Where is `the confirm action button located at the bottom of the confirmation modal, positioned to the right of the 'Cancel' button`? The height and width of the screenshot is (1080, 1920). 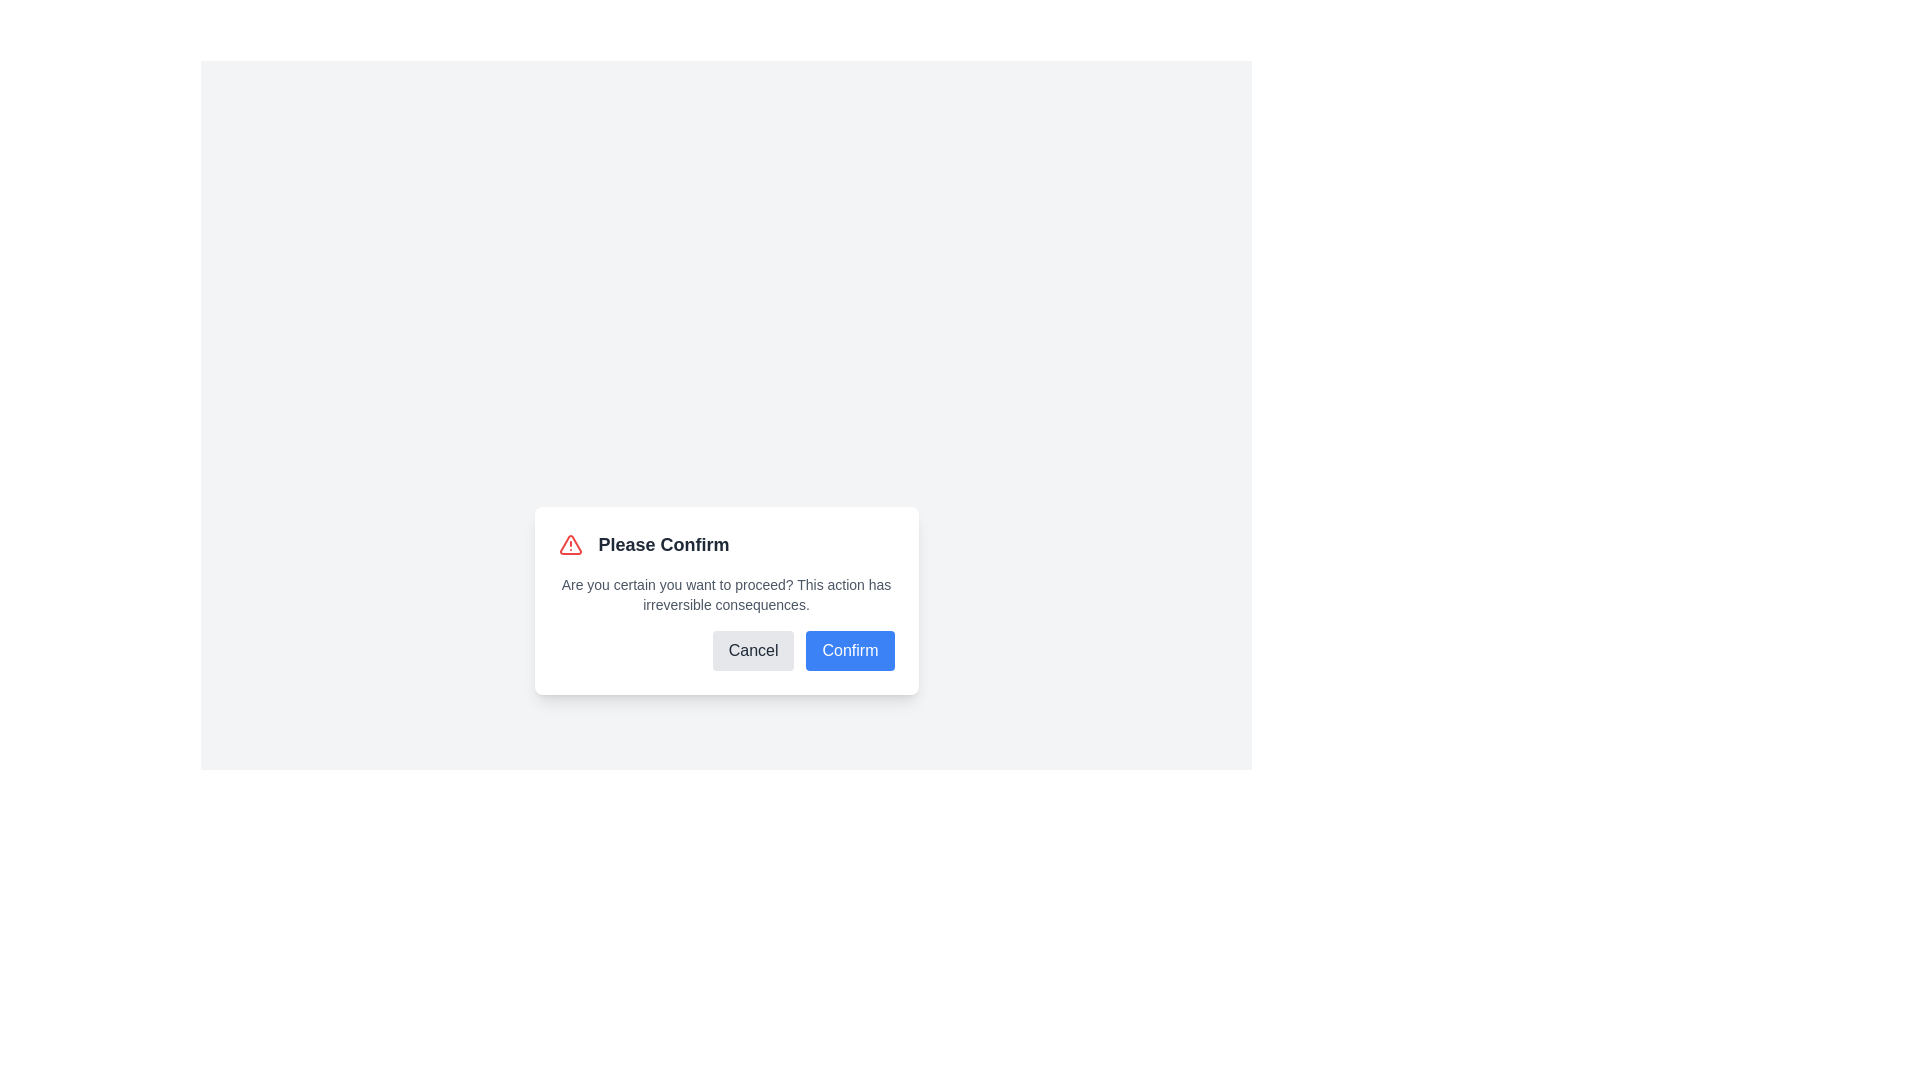 the confirm action button located at the bottom of the confirmation modal, positioned to the right of the 'Cancel' button is located at coordinates (850, 651).